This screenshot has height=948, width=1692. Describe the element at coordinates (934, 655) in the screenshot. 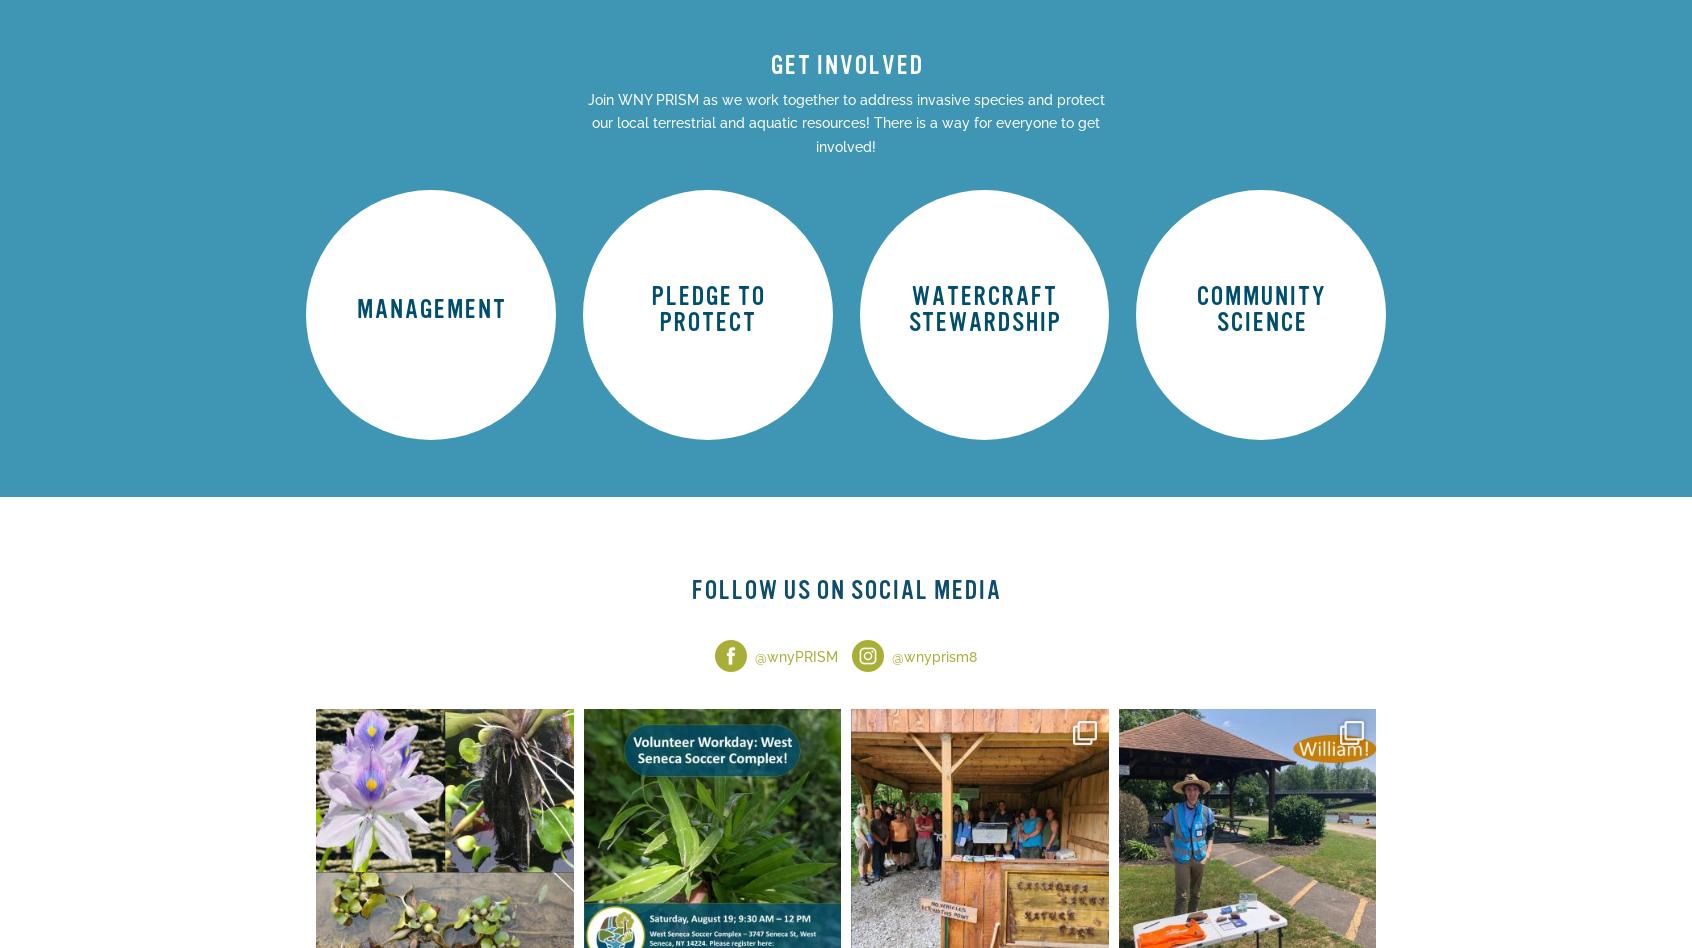

I see `'@wnyprism8'` at that location.